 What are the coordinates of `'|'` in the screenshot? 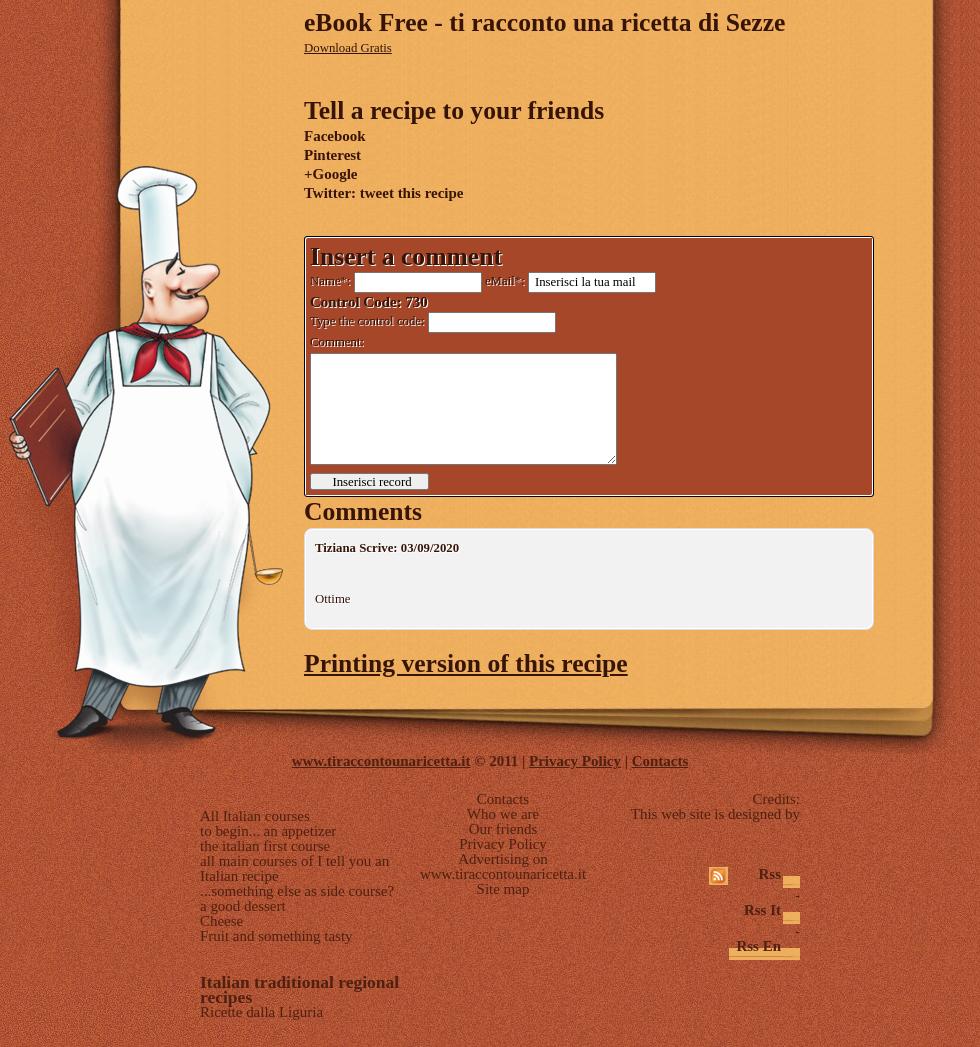 It's located at (625, 760).